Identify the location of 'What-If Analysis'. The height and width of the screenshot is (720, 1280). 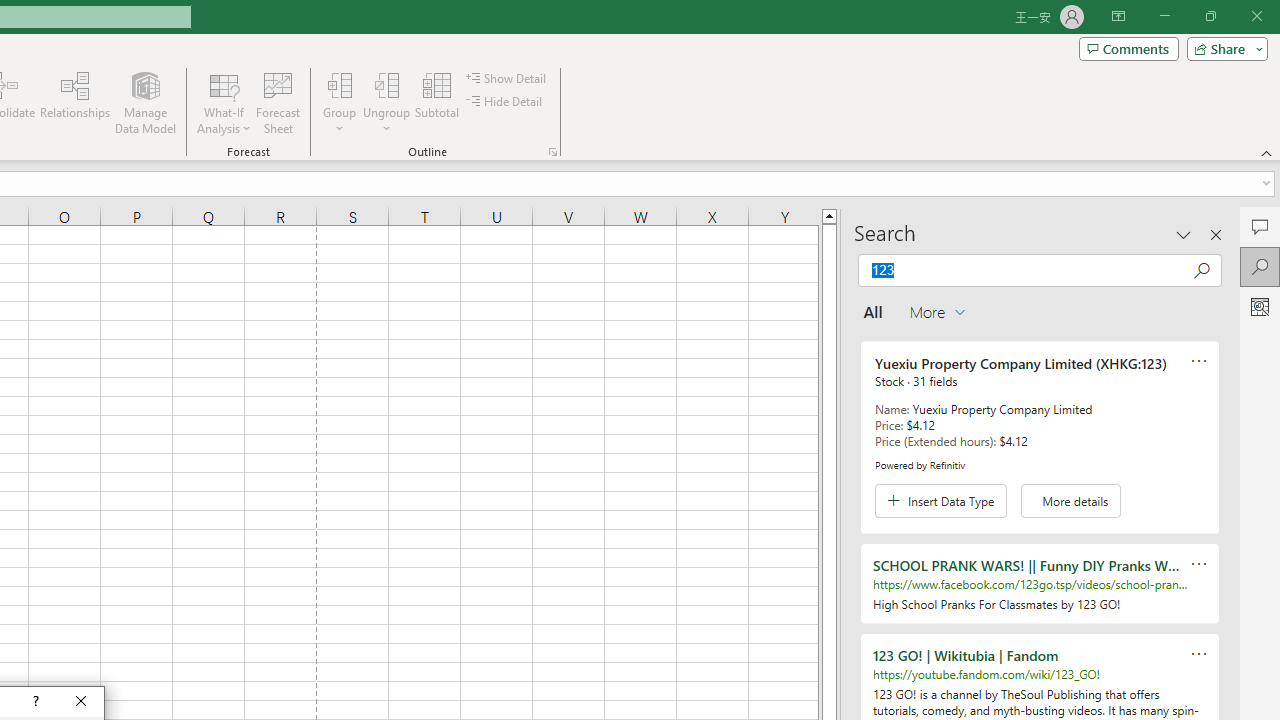
(224, 103).